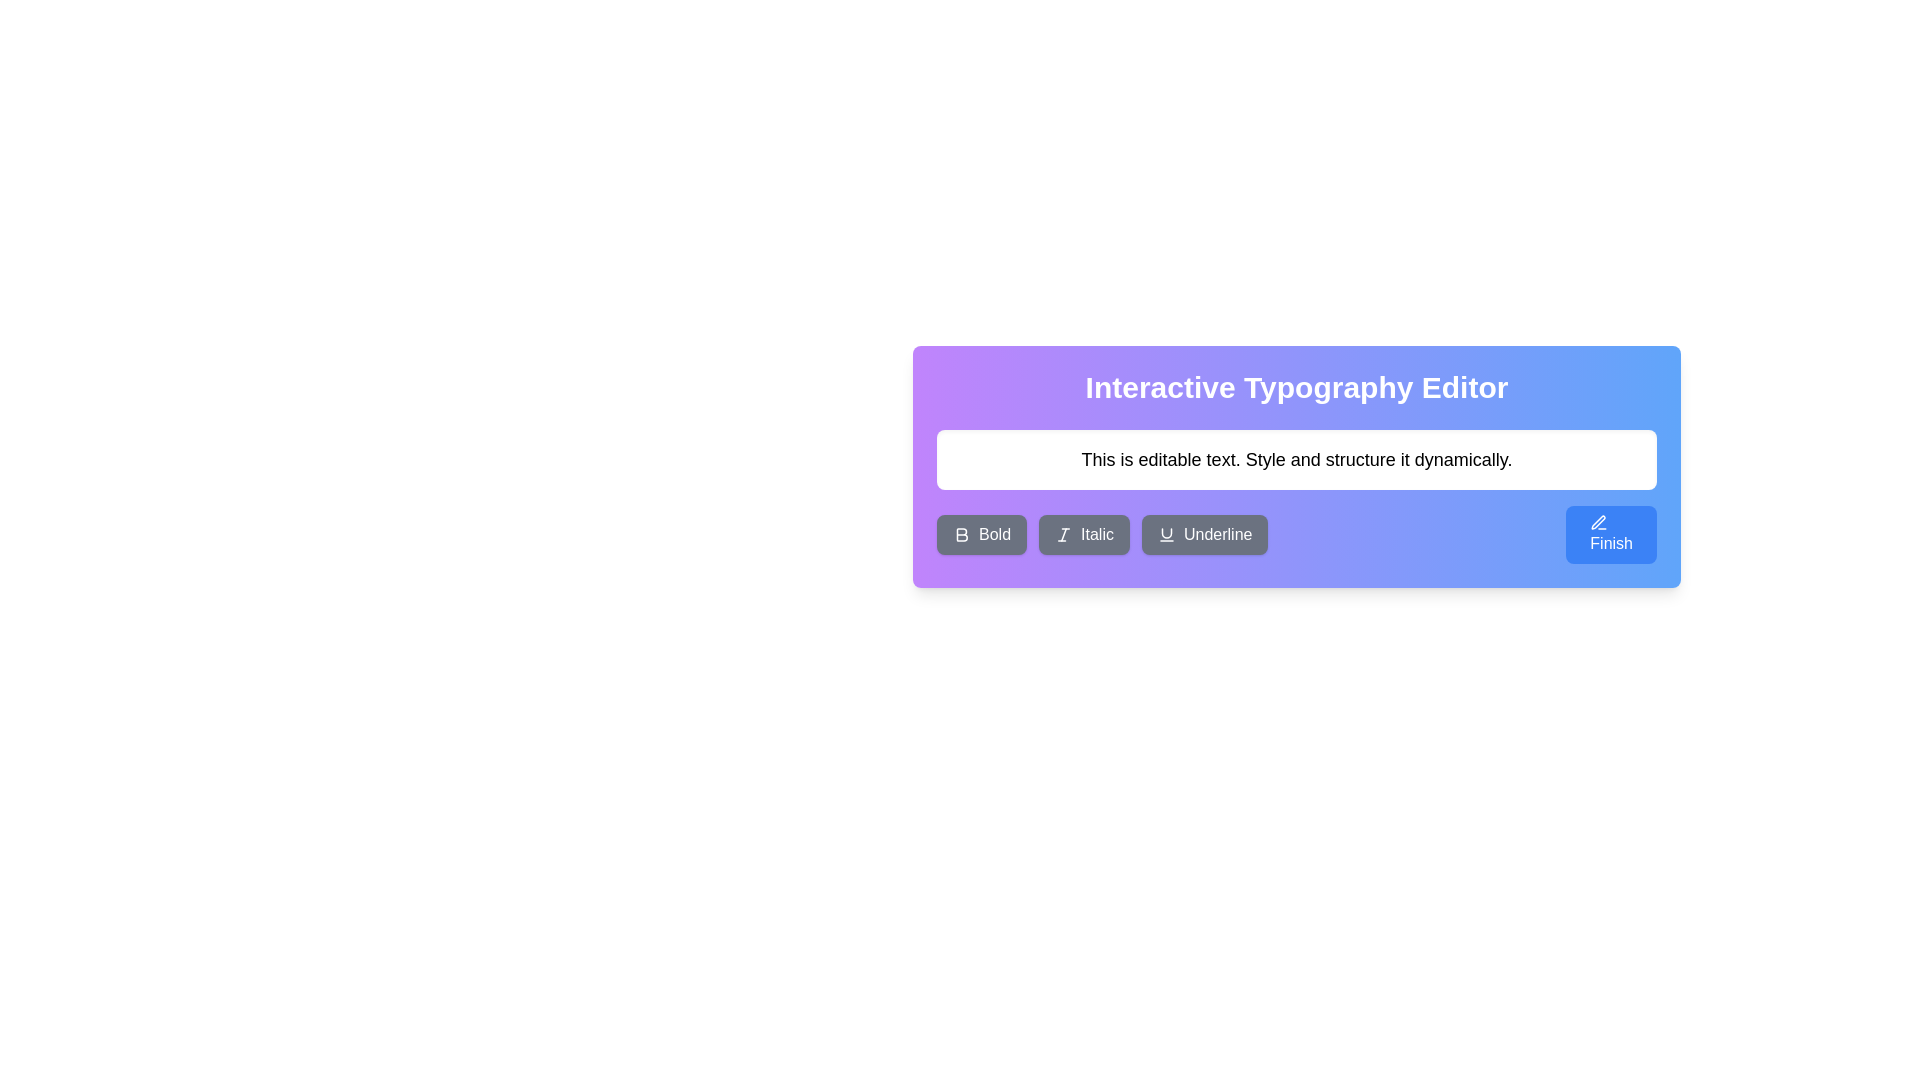 This screenshot has width=1920, height=1080. I want to click on the 'Underline' button, which is the third button in a horizontal group of buttons labeled 'Bold,' 'Italic,' and 'Underline', to apply underline formatting, so click(1204, 534).